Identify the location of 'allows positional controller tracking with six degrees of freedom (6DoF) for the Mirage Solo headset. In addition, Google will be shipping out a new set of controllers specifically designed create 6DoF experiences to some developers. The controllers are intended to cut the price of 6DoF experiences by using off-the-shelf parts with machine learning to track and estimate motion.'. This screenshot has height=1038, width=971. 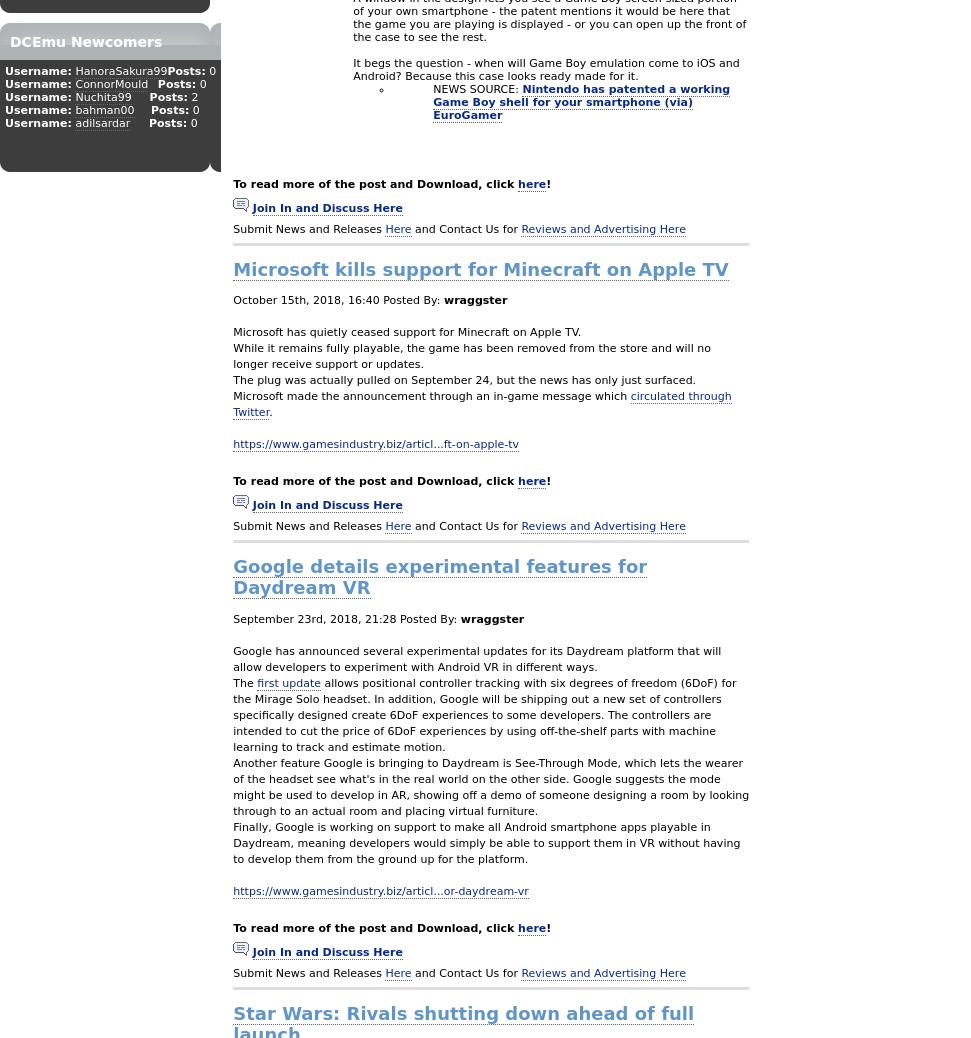
(484, 713).